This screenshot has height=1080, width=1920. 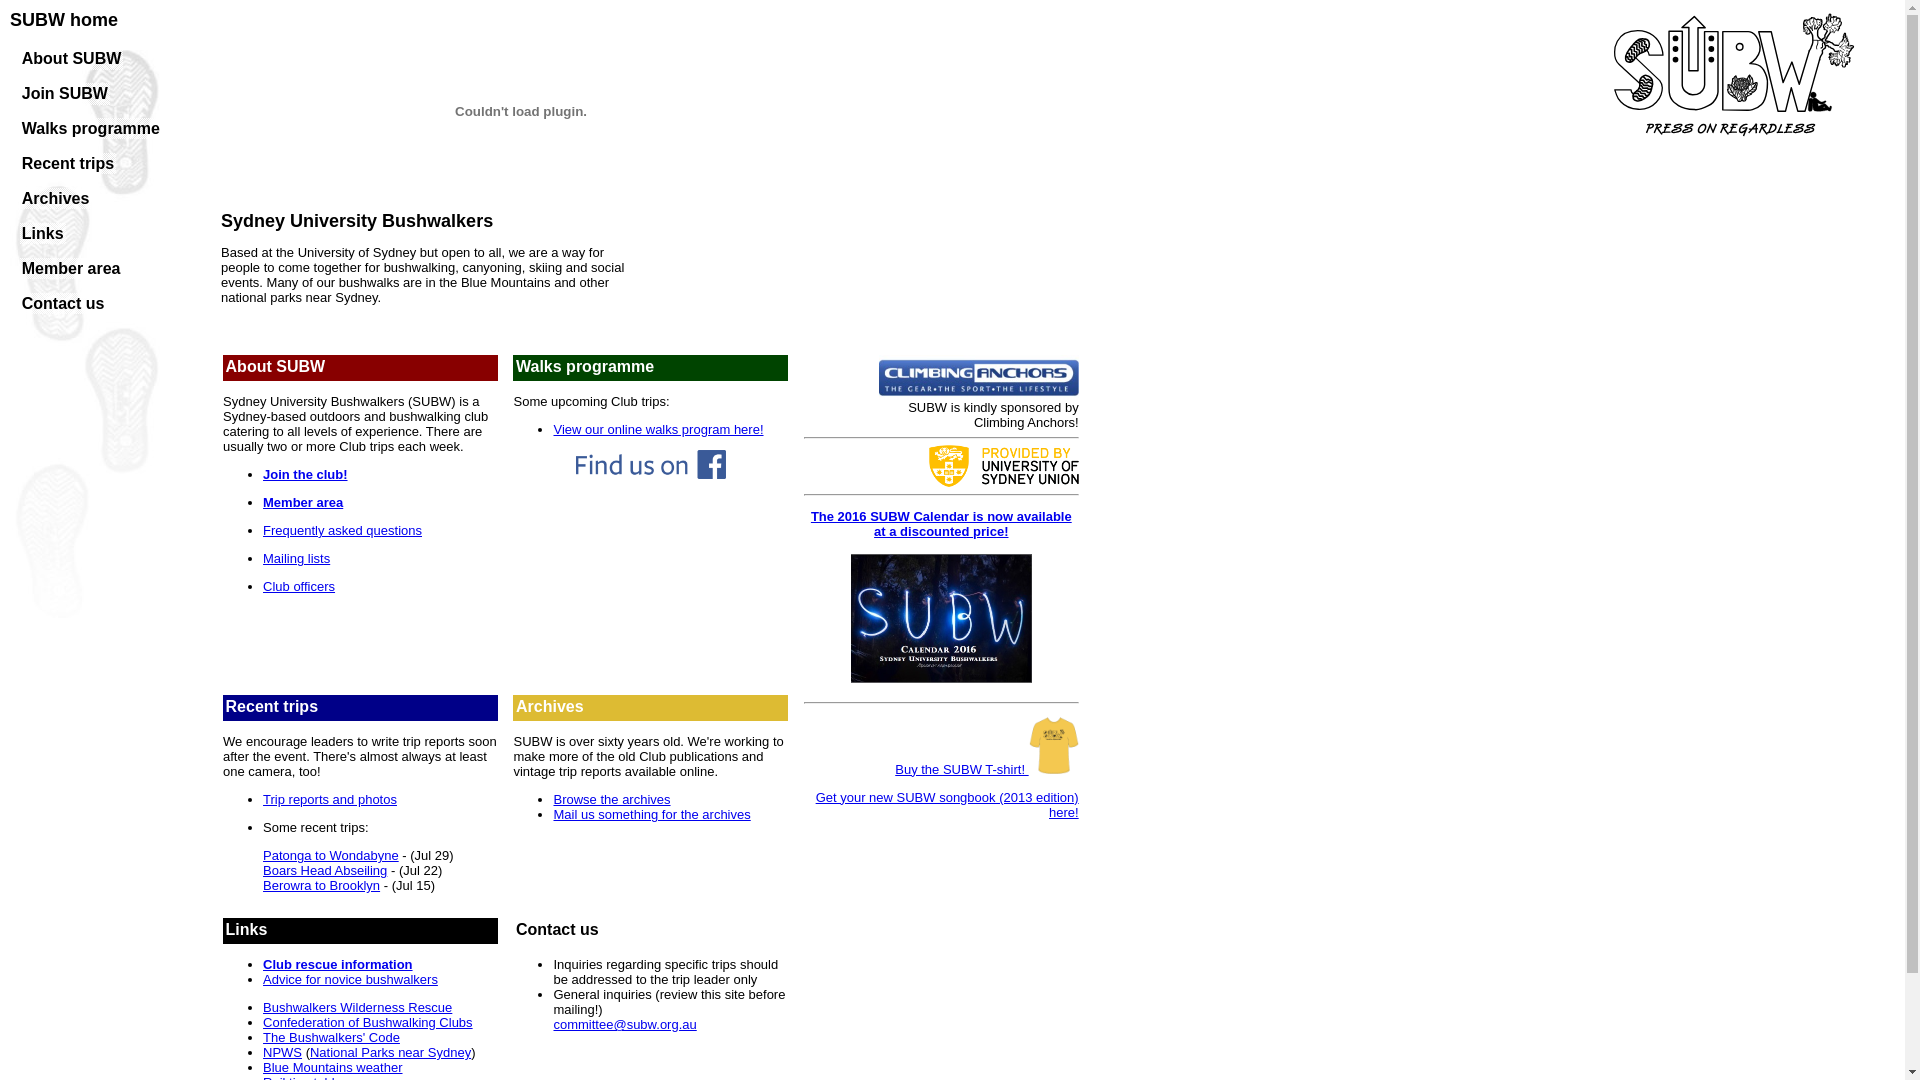 I want to click on 'Advice for novice bushwalkers', so click(x=262, y=978).